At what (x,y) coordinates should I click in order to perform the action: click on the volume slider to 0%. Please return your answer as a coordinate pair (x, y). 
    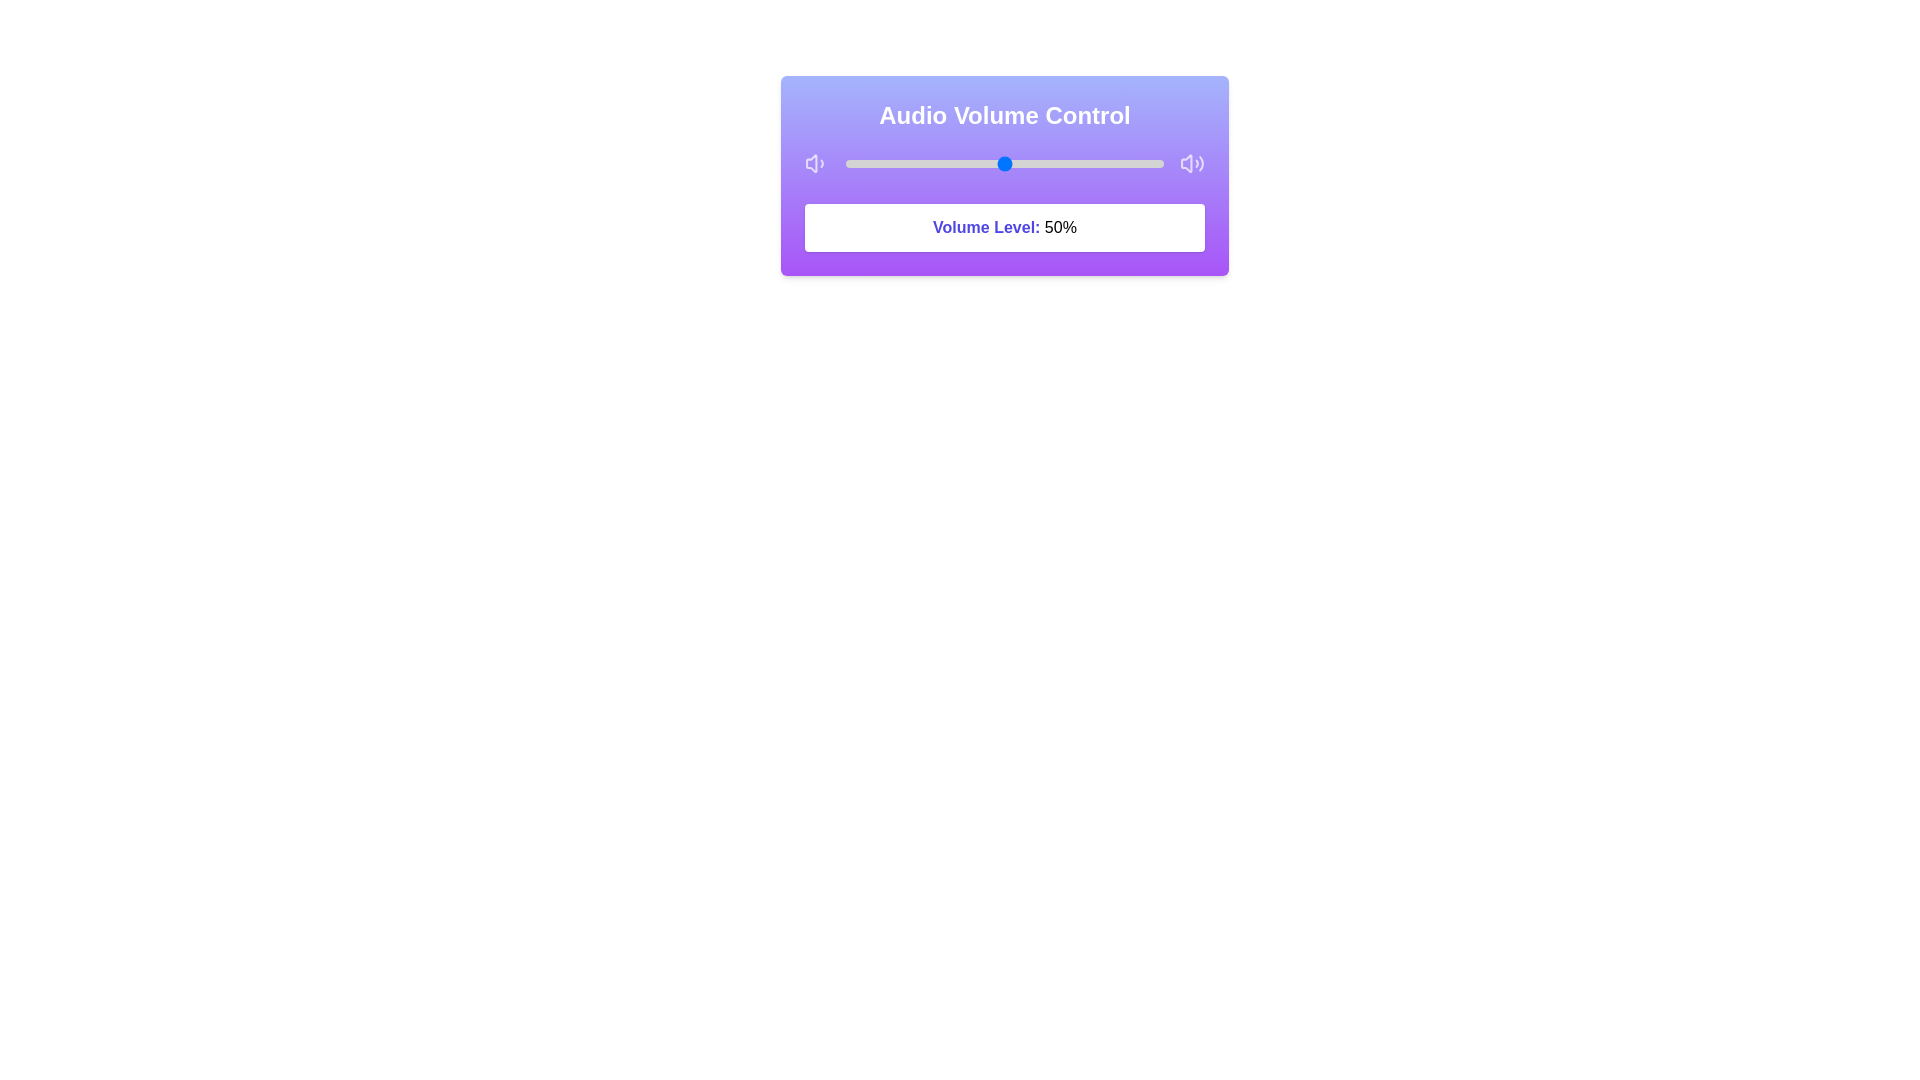
    Looking at the image, I should click on (846, 163).